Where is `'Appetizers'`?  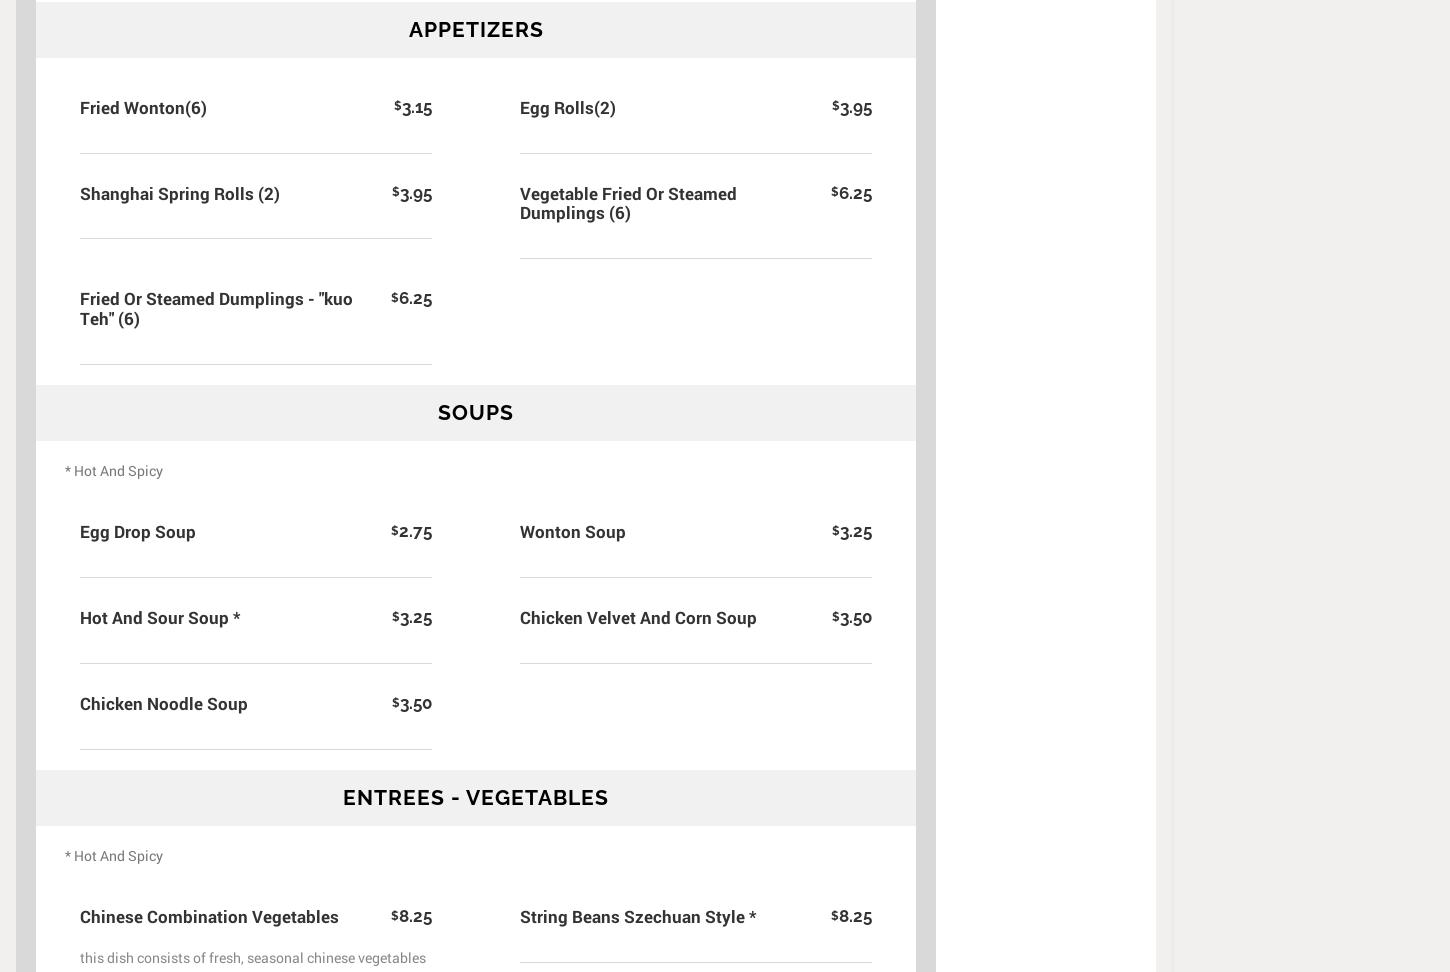 'Appetizers' is located at coordinates (474, 28).